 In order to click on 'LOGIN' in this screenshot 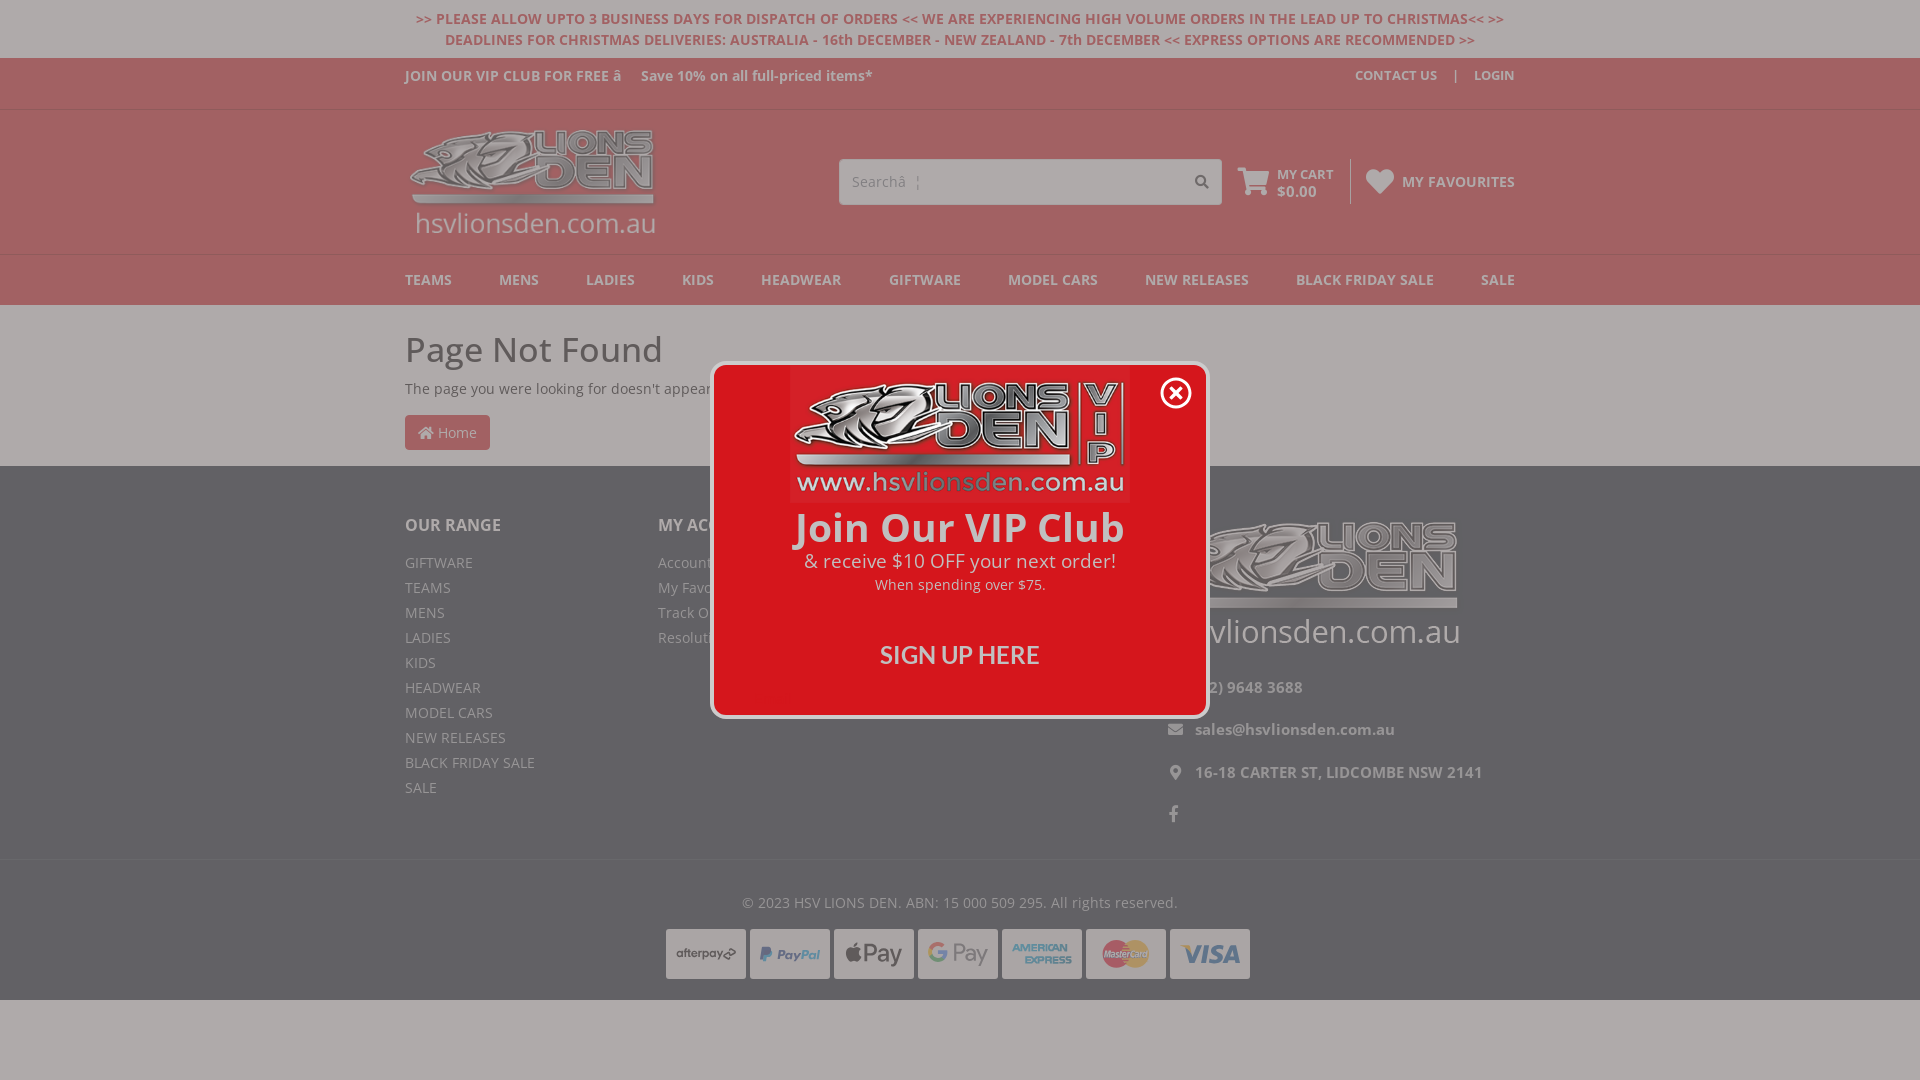, I will do `click(1476, 75)`.